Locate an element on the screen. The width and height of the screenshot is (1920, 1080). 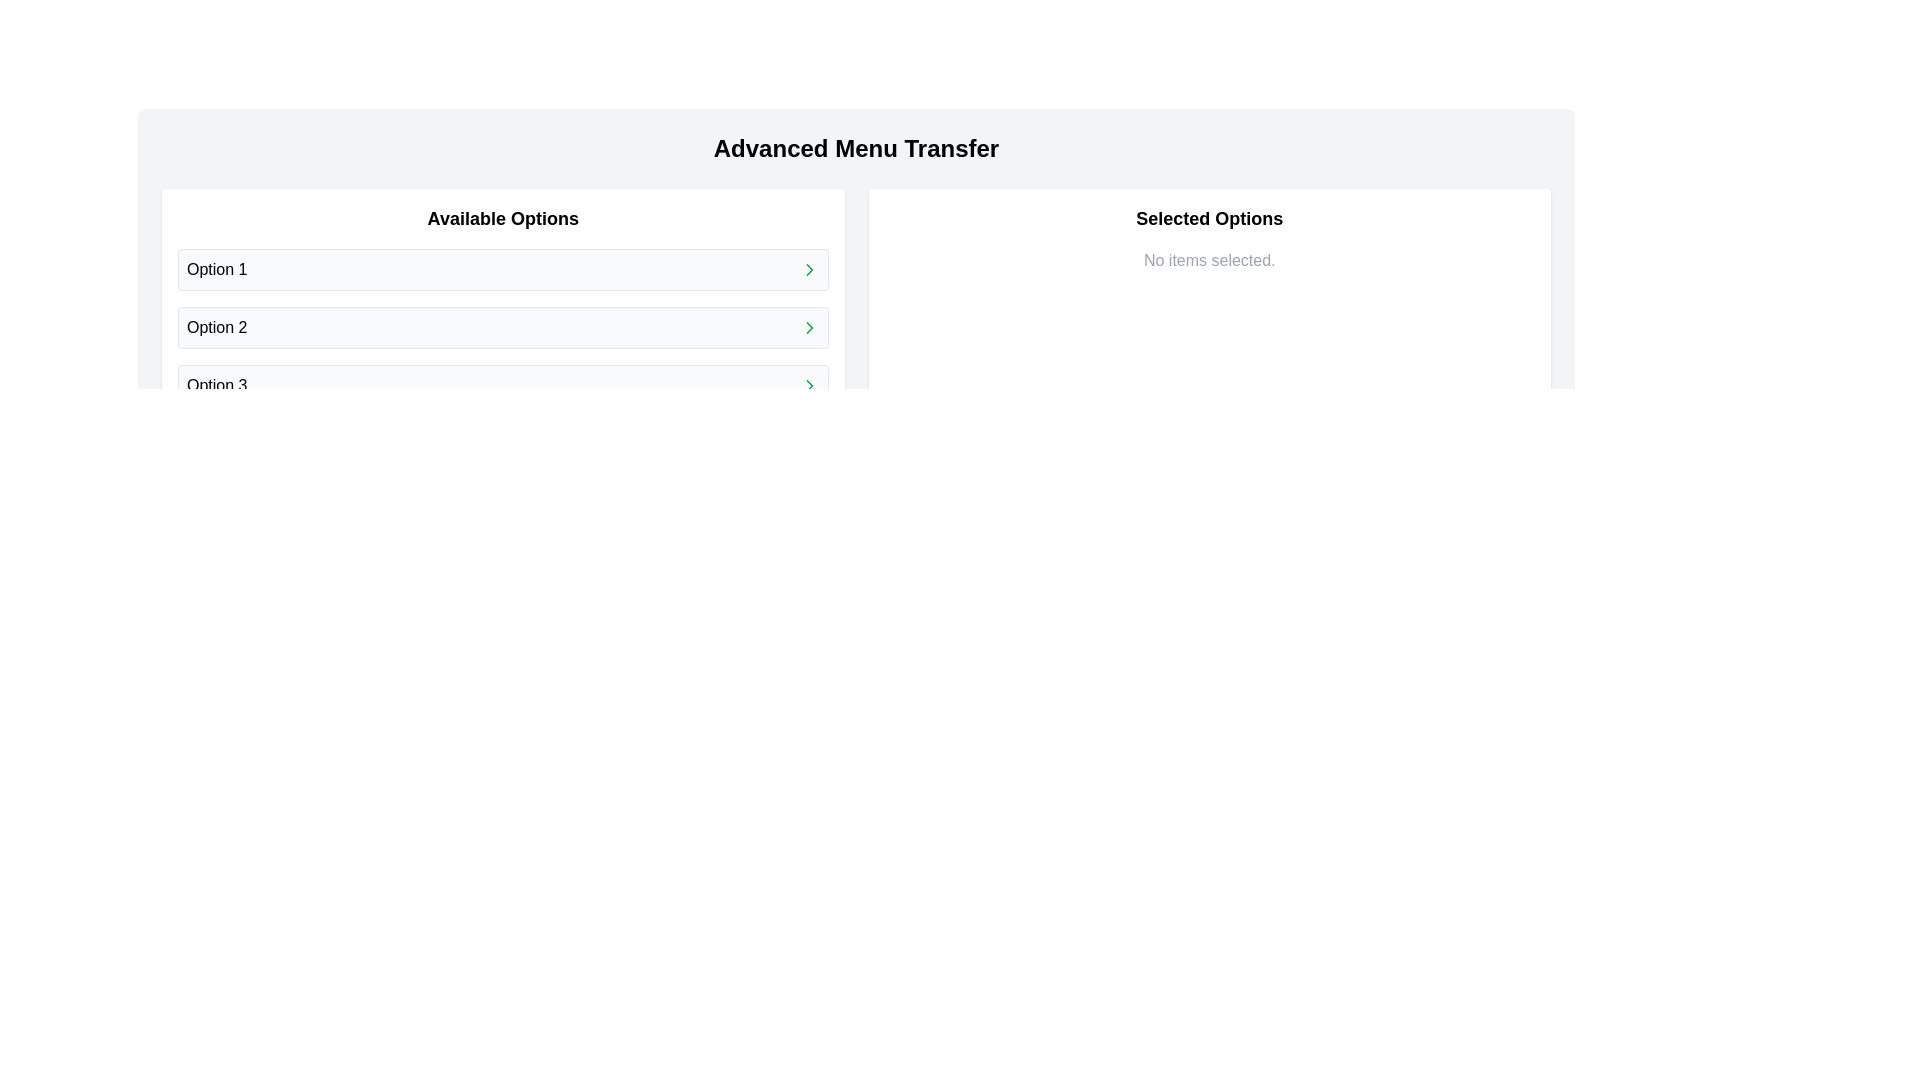
the button positioned to the right of the text 'Option 1' in the 'Available Options' section is located at coordinates (809, 270).